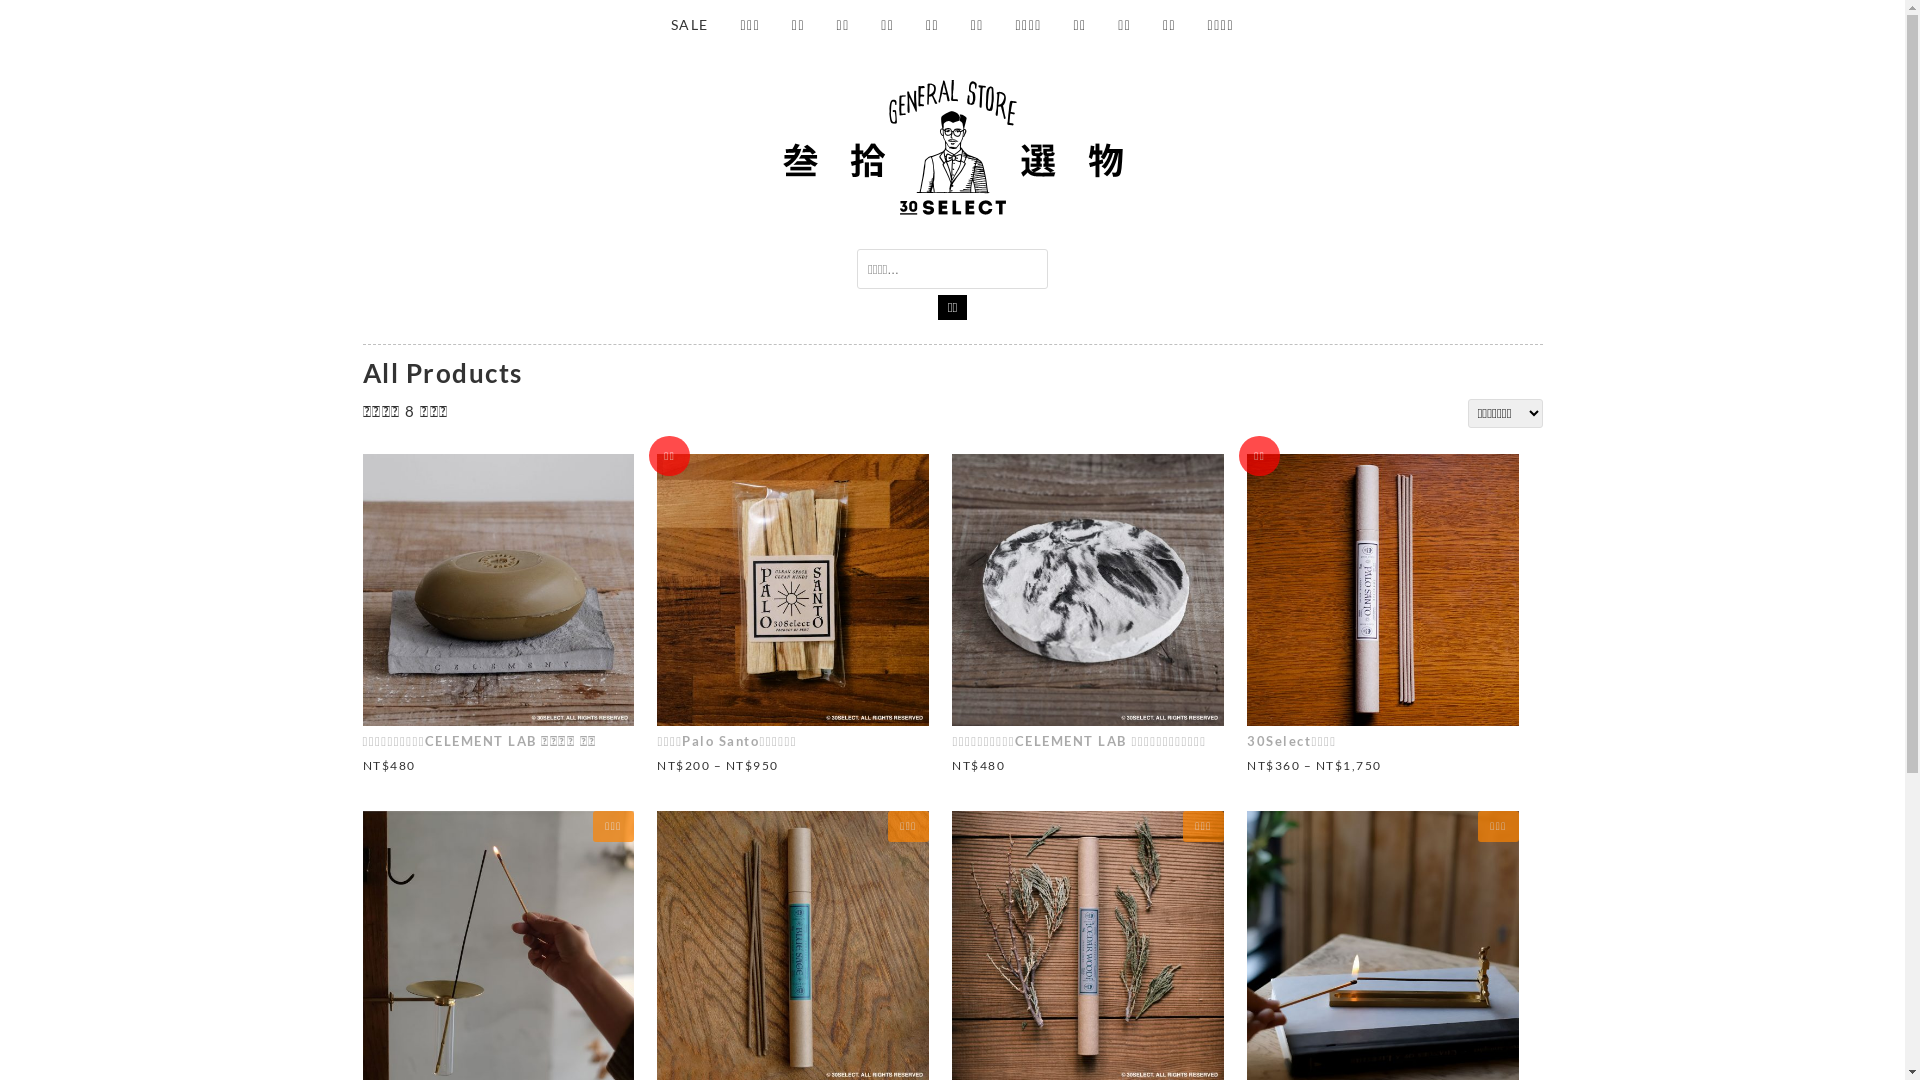  Describe the element at coordinates (656, 24) in the screenshot. I see `'SALE'` at that location.